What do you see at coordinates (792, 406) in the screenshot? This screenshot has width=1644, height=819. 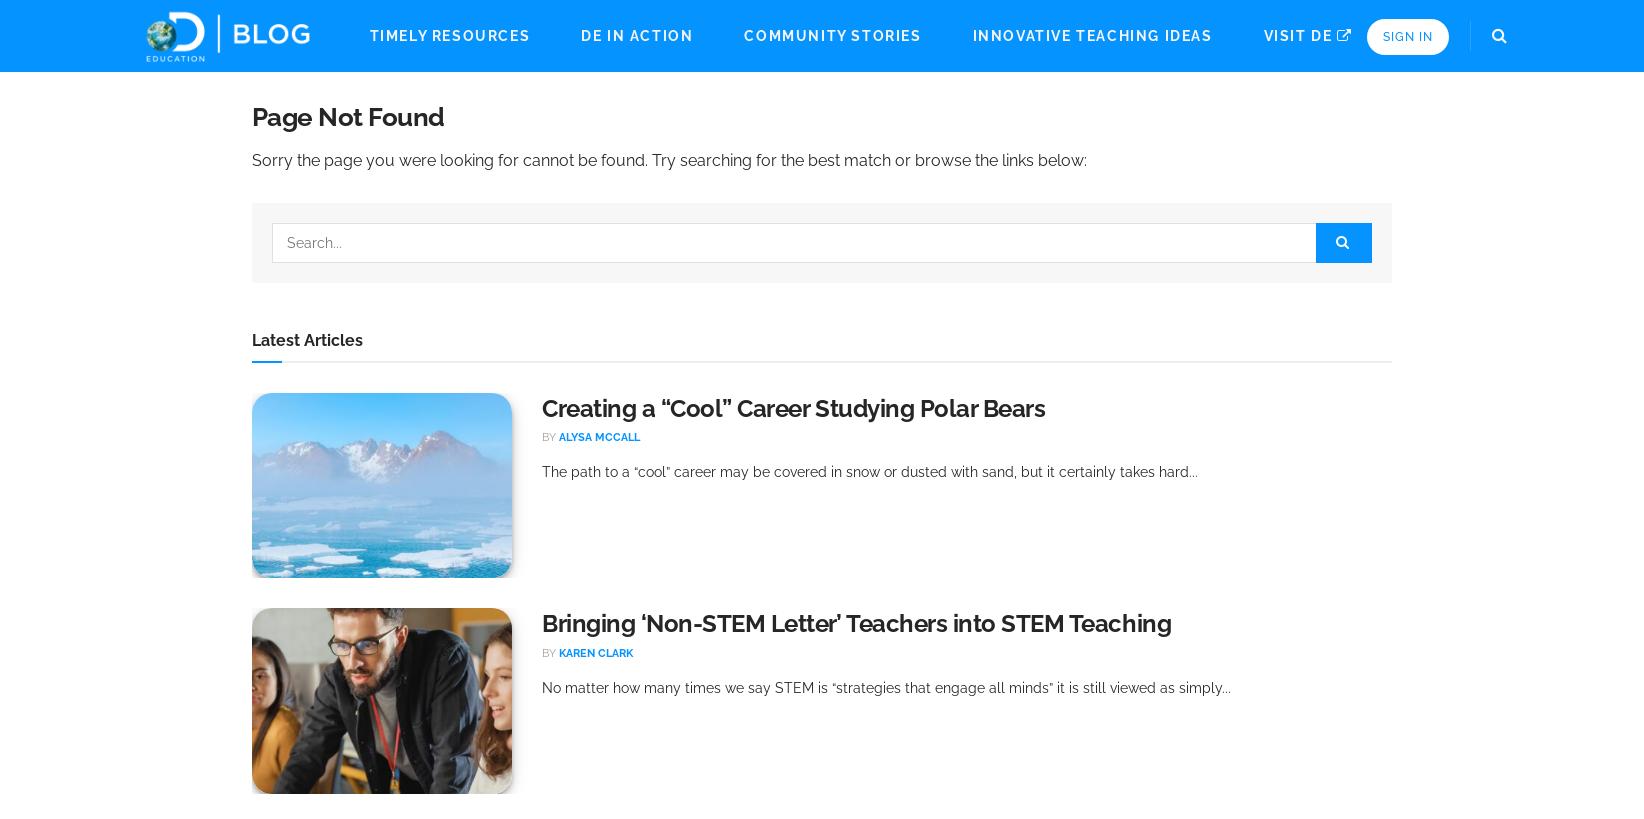 I see `'Creating a “Cool” Career Studying Polar Bears'` at bounding box center [792, 406].